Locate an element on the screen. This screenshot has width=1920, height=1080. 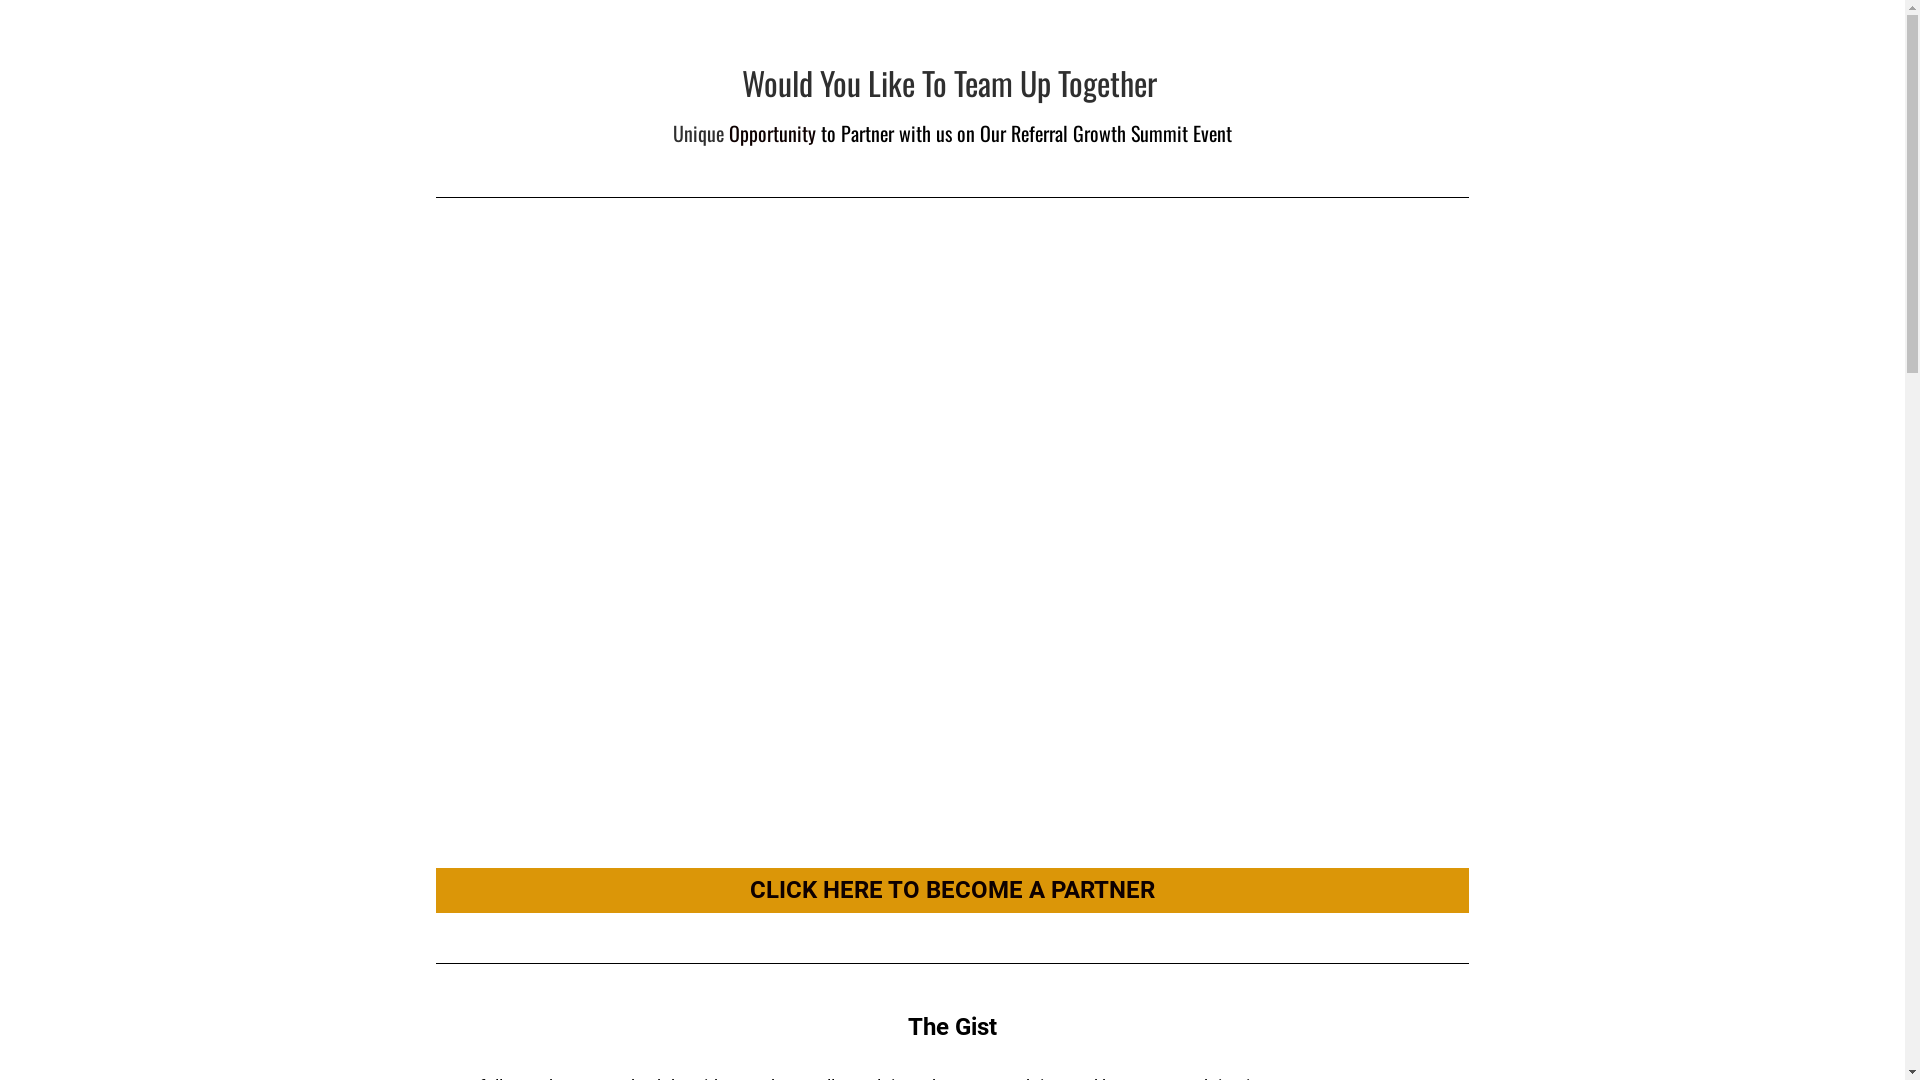
'CLICK HERE TO BECOME A PARTNER' is located at coordinates (951, 889).